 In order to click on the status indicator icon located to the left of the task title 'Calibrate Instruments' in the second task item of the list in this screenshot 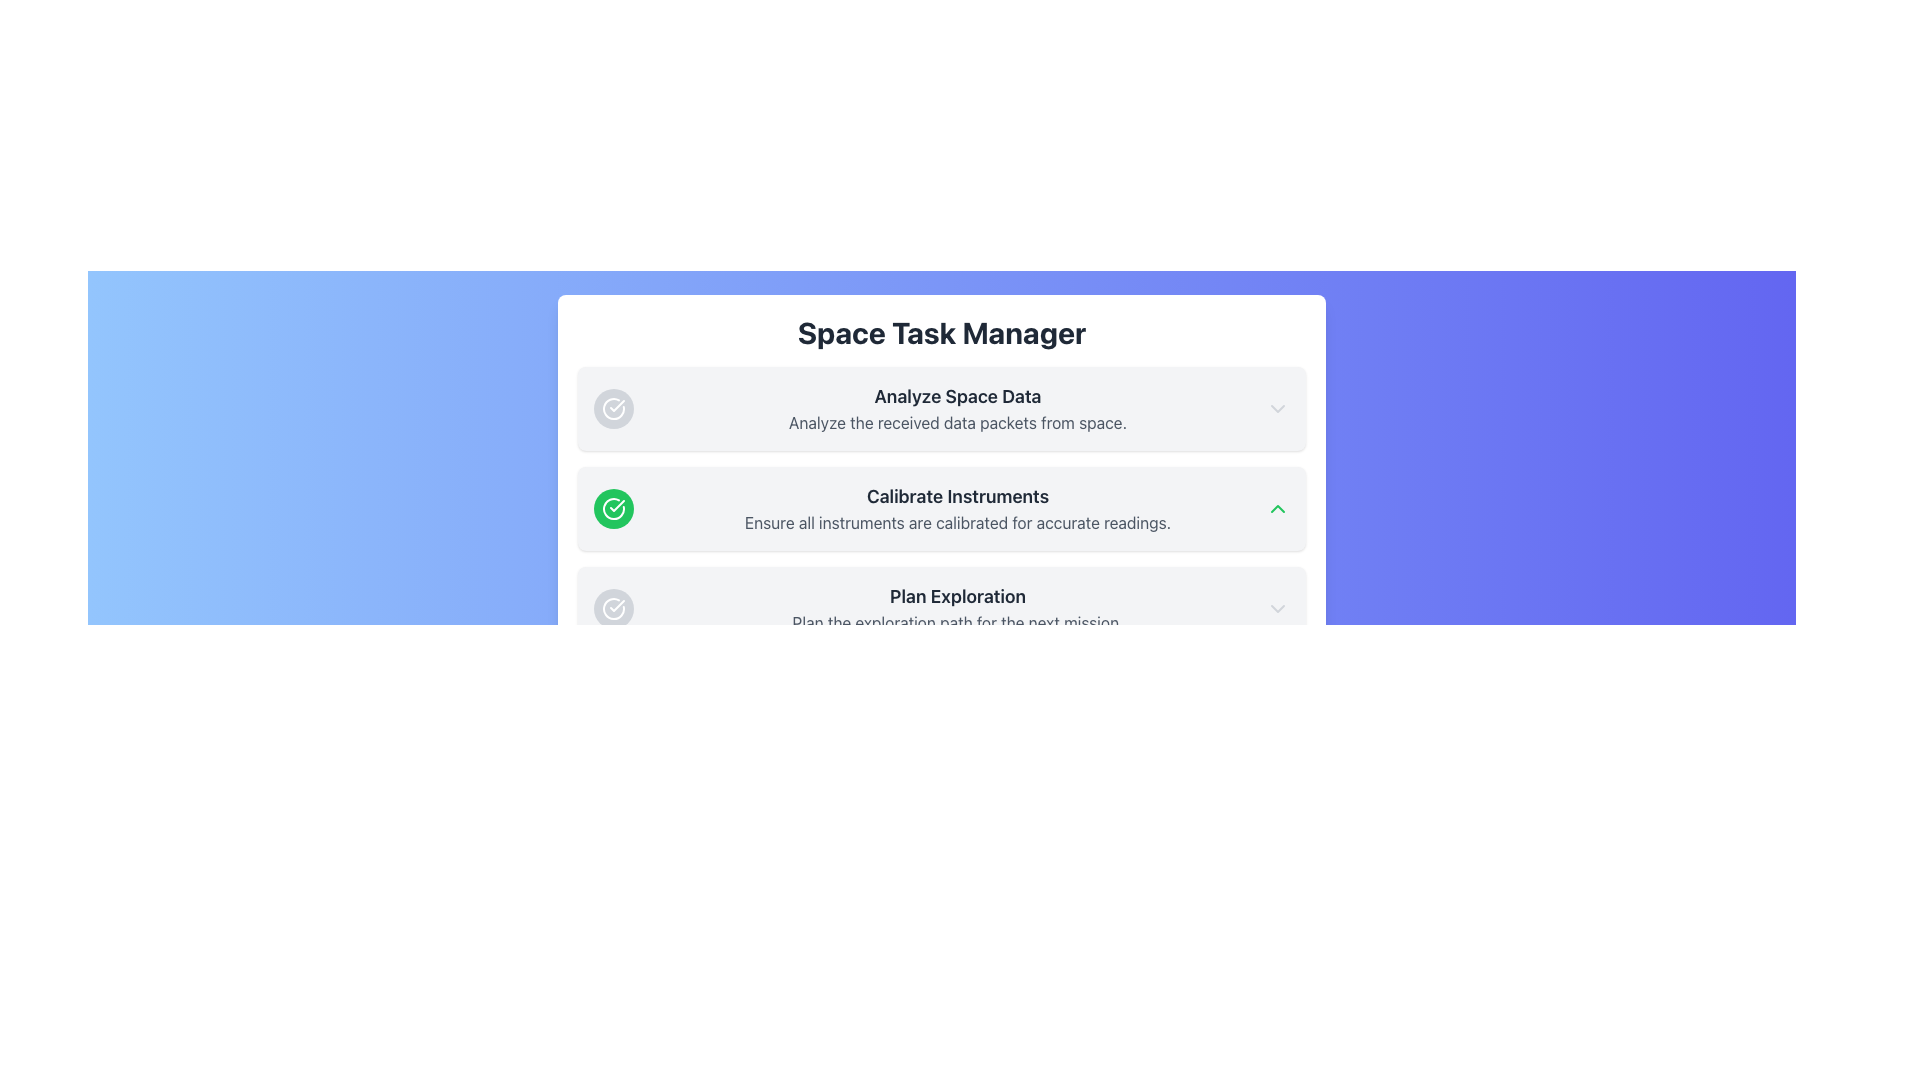, I will do `click(613, 508)`.